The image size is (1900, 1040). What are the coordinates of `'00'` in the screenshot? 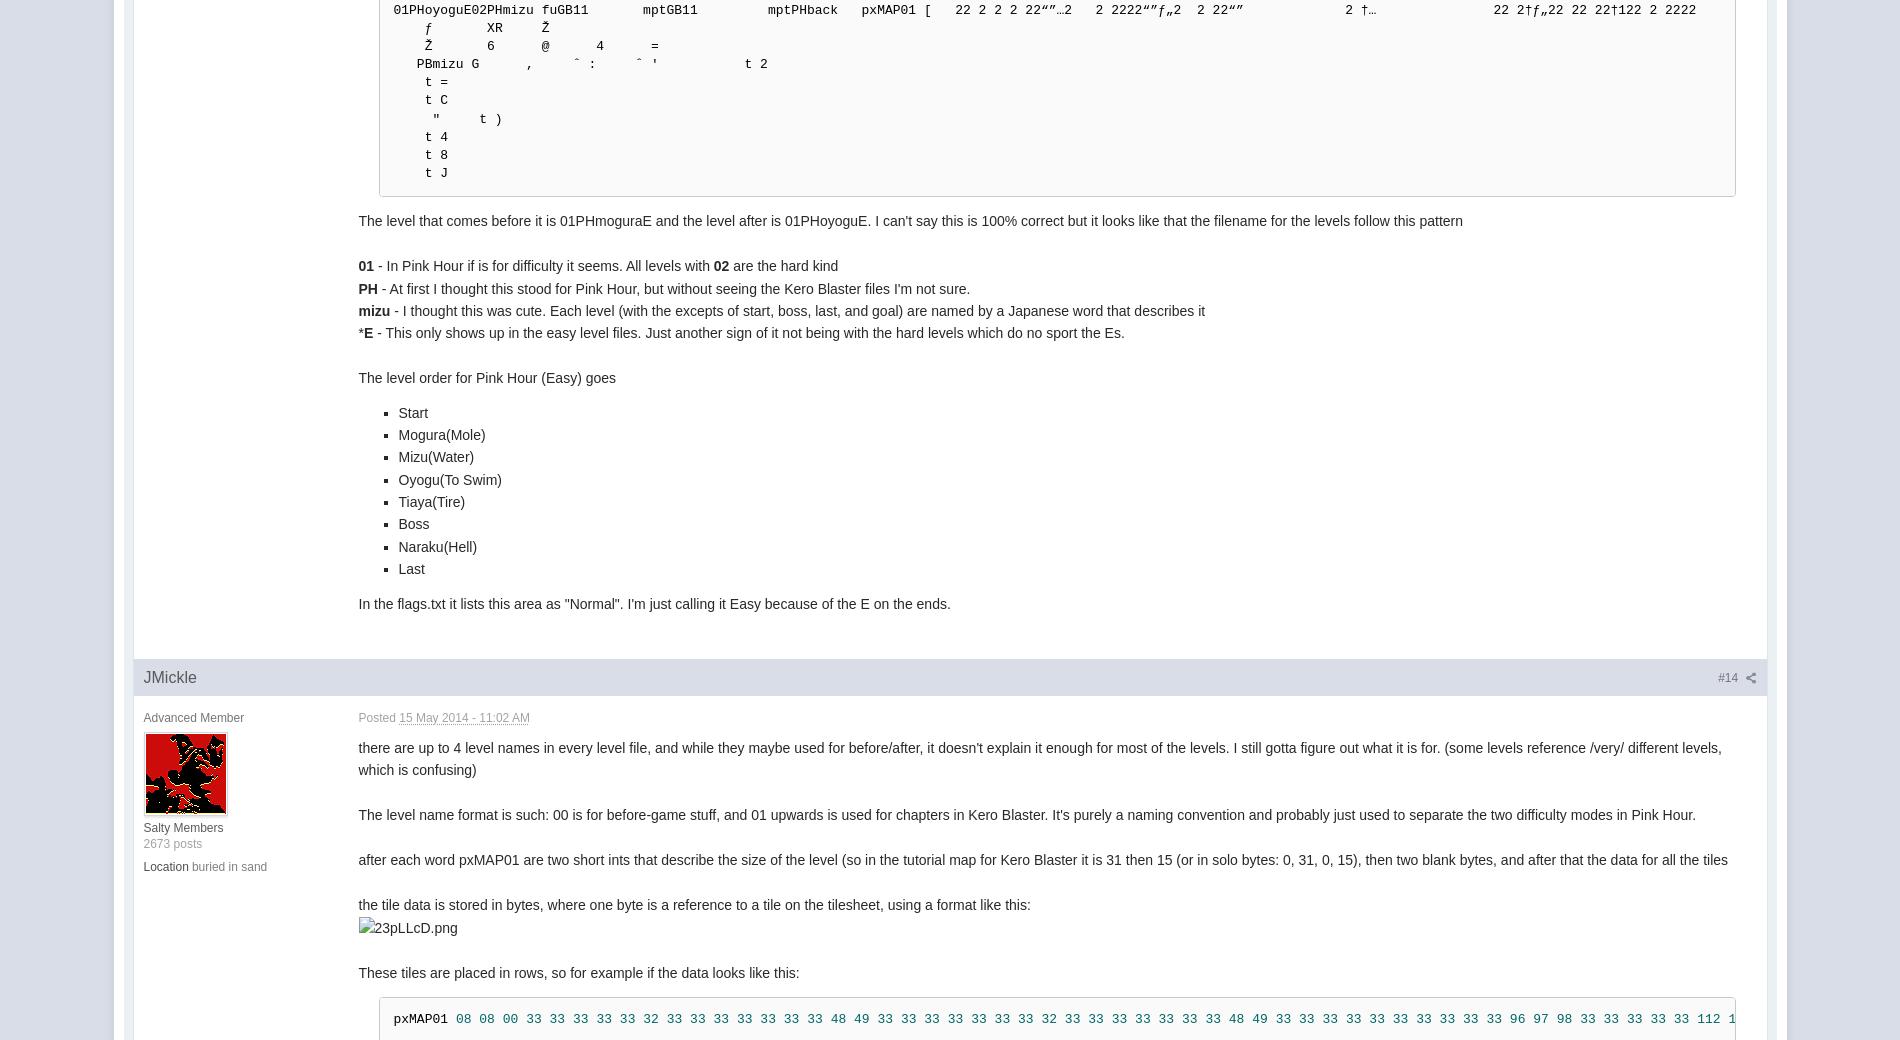 It's located at (501, 1019).